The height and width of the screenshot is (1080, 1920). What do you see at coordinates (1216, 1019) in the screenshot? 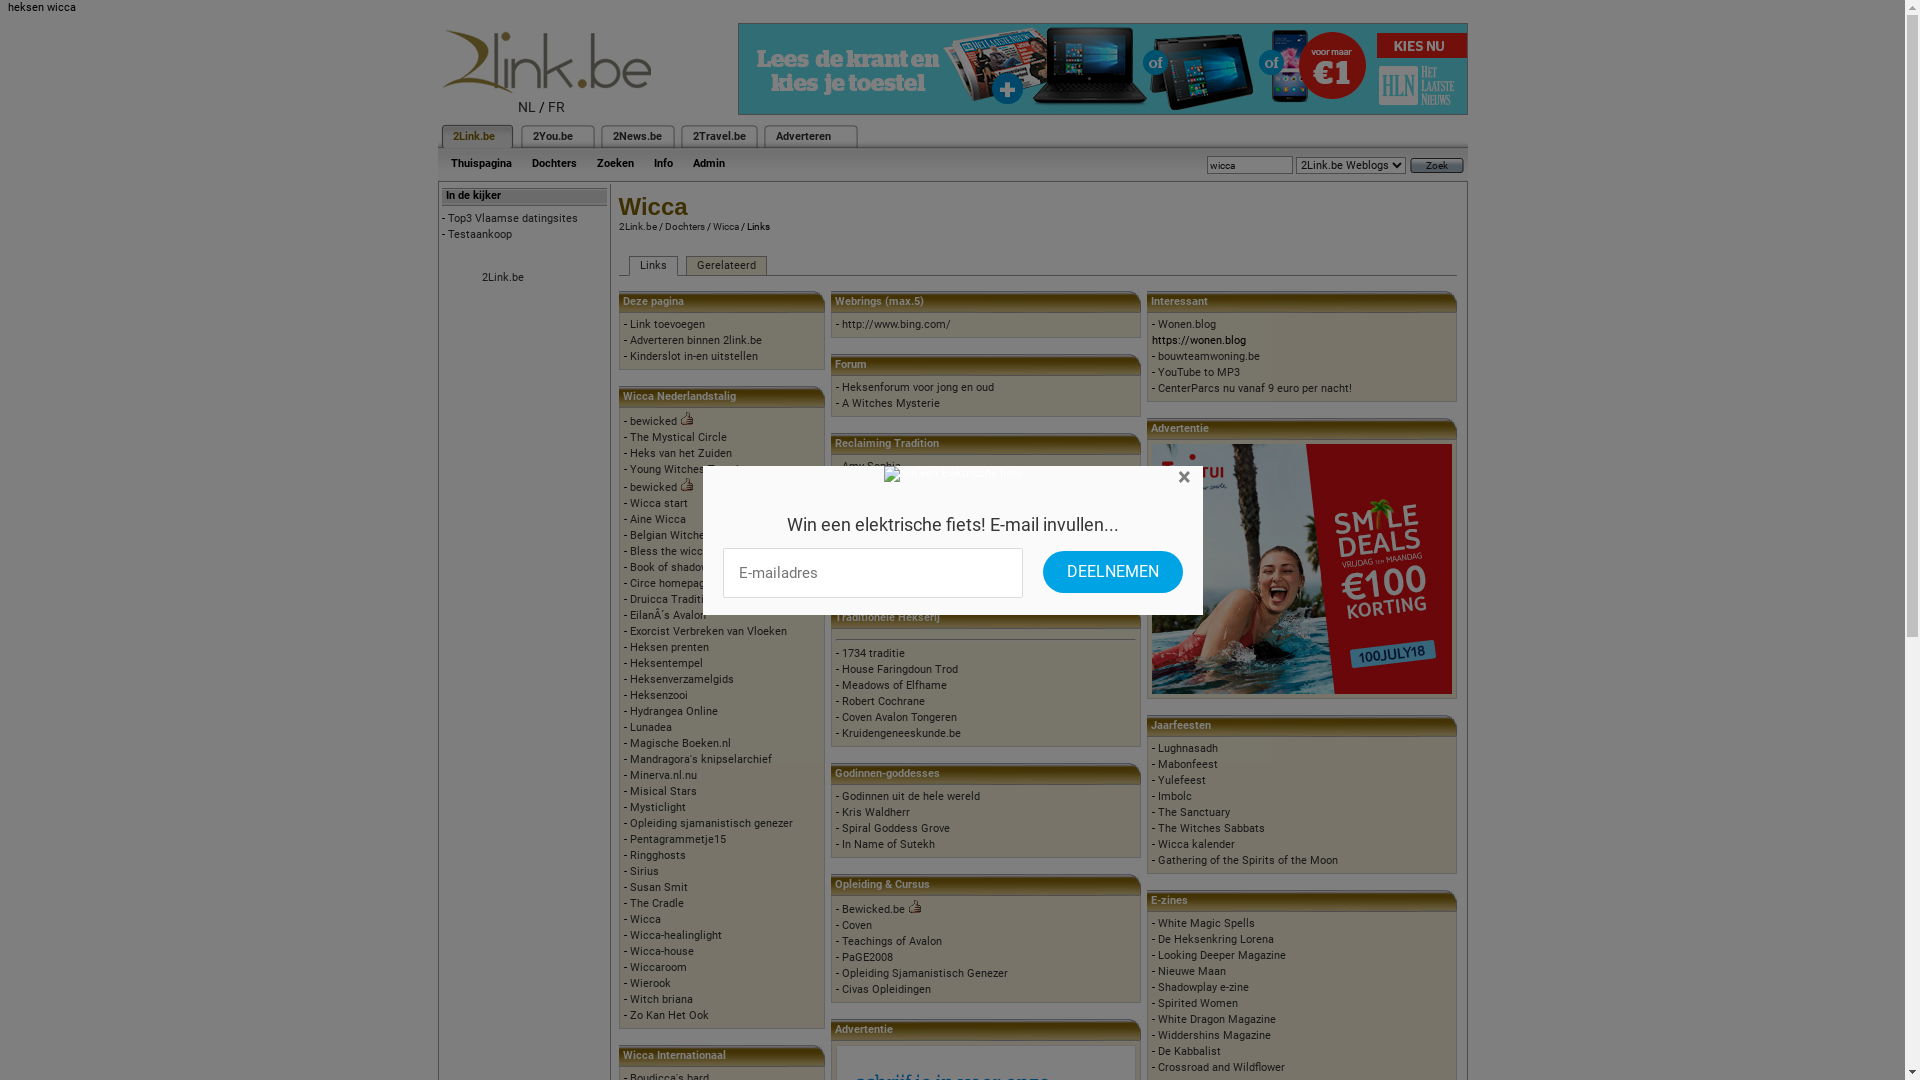
I see `'White Dragon Magazine'` at bounding box center [1216, 1019].